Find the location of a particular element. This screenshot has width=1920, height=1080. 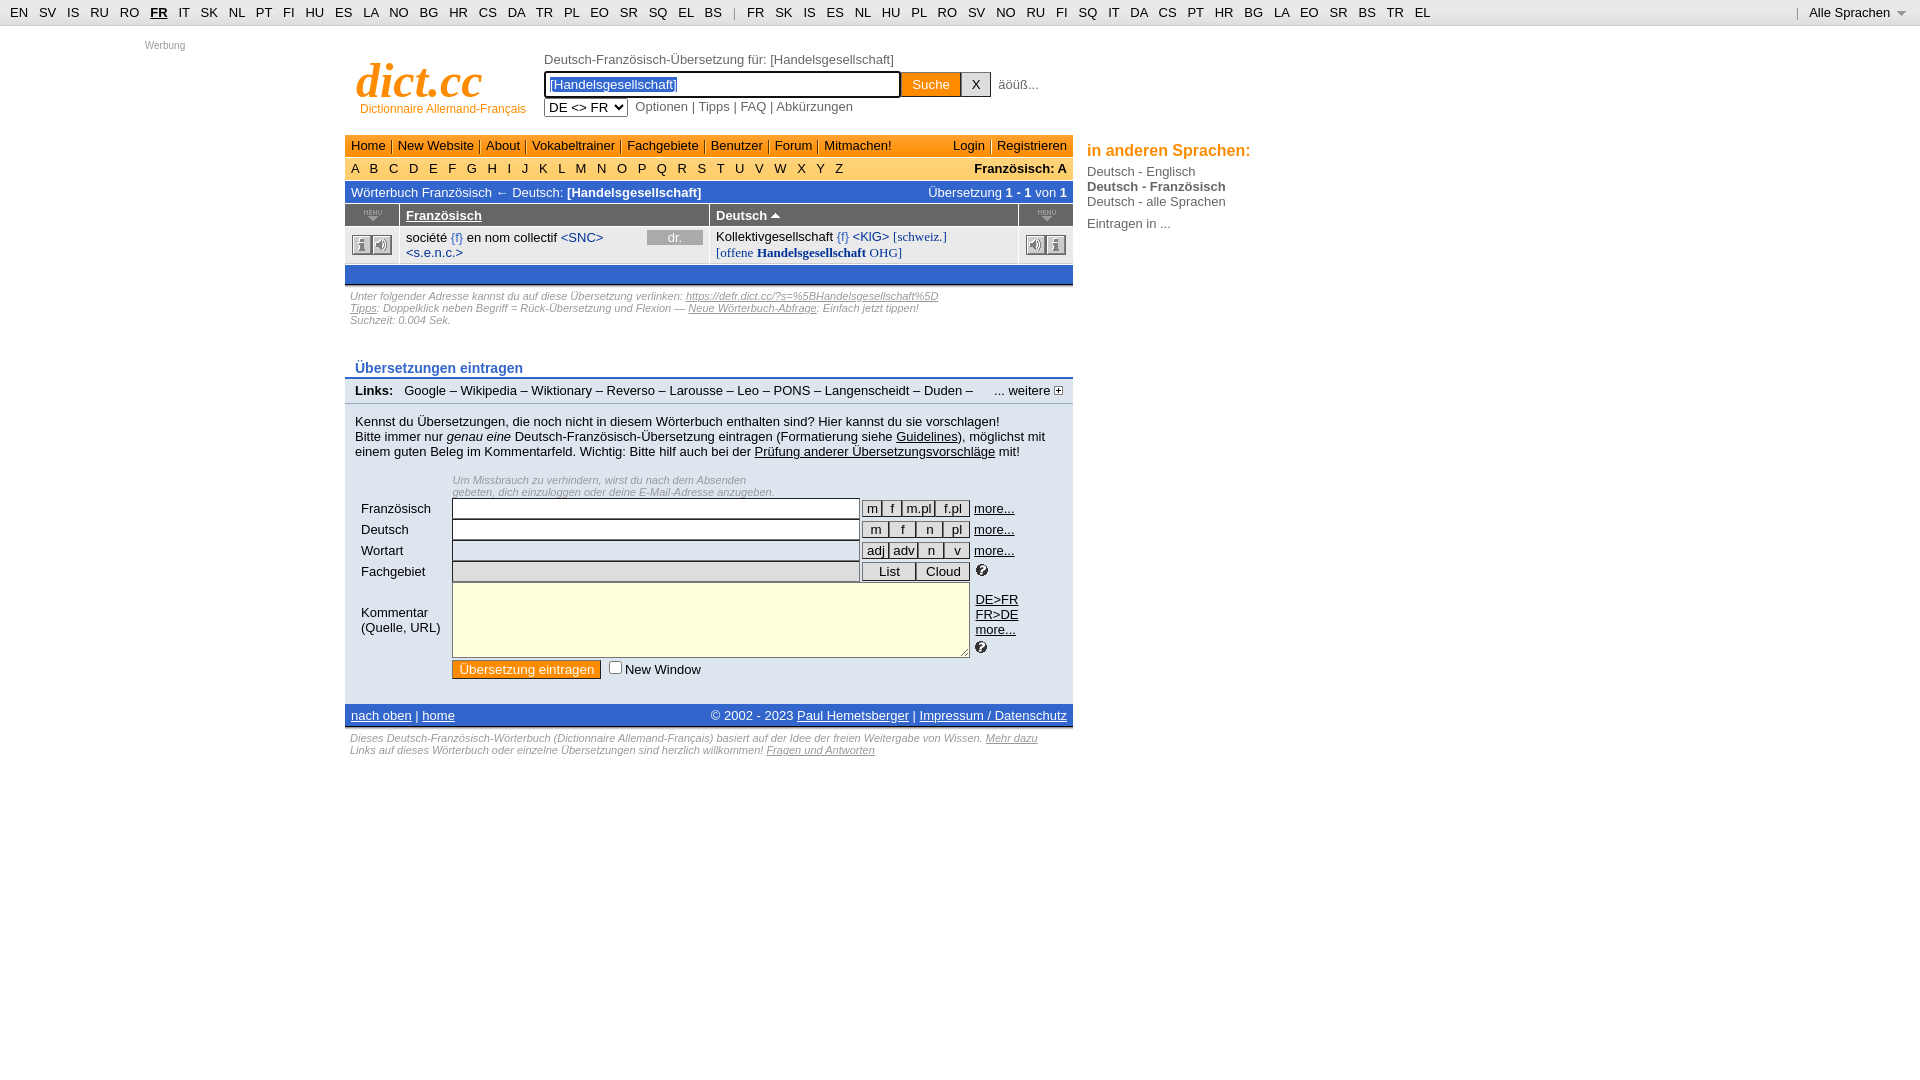

'Registrieren' is located at coordinates (1032, 144).